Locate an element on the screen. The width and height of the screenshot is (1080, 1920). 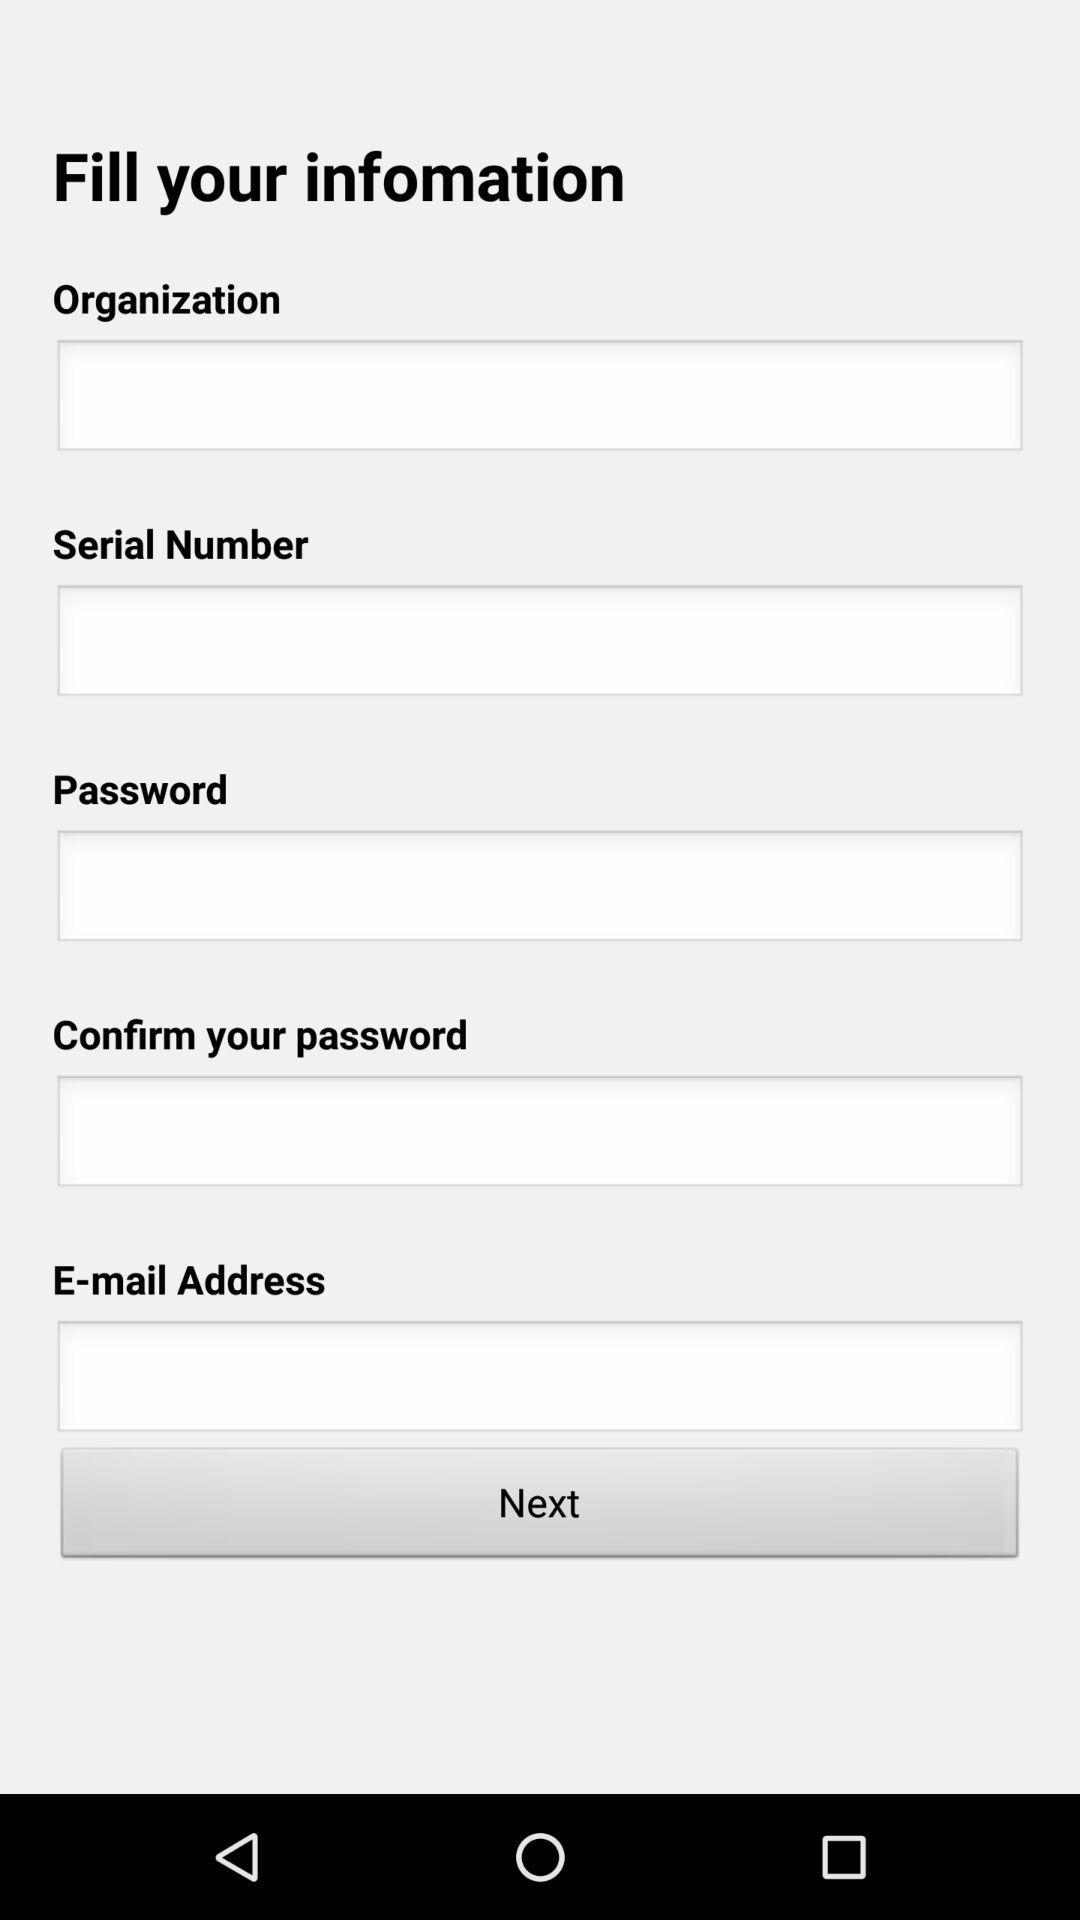
email is located at coordinates (540, 1381).